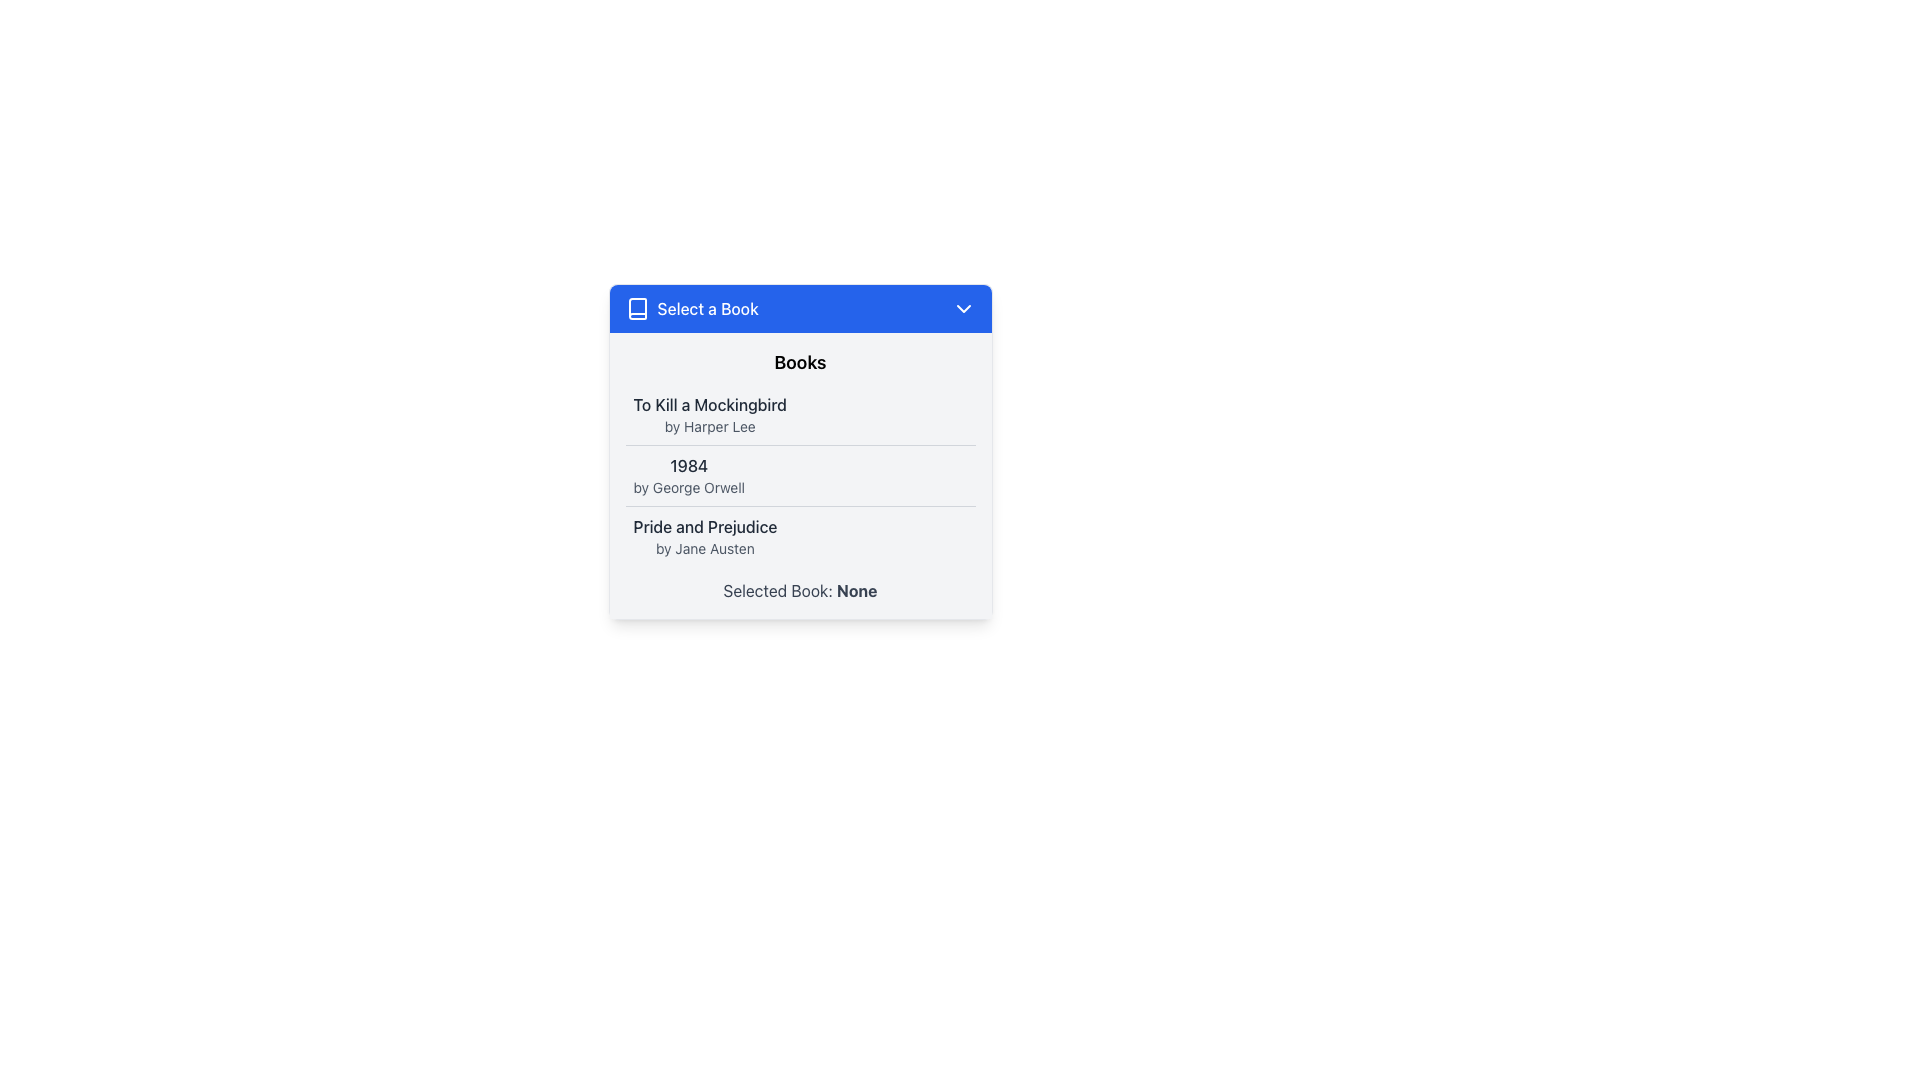 This screenshot has height=1080, width=1920. What do you see at coordinates (705, 526) in the screenshot?
I see `title 'Pride and Prejudice' displayed in bold medium-sized font in dark gray, positioned as the third book entry in the 'Books' section of the modal window` at bounding box center [705, 526].